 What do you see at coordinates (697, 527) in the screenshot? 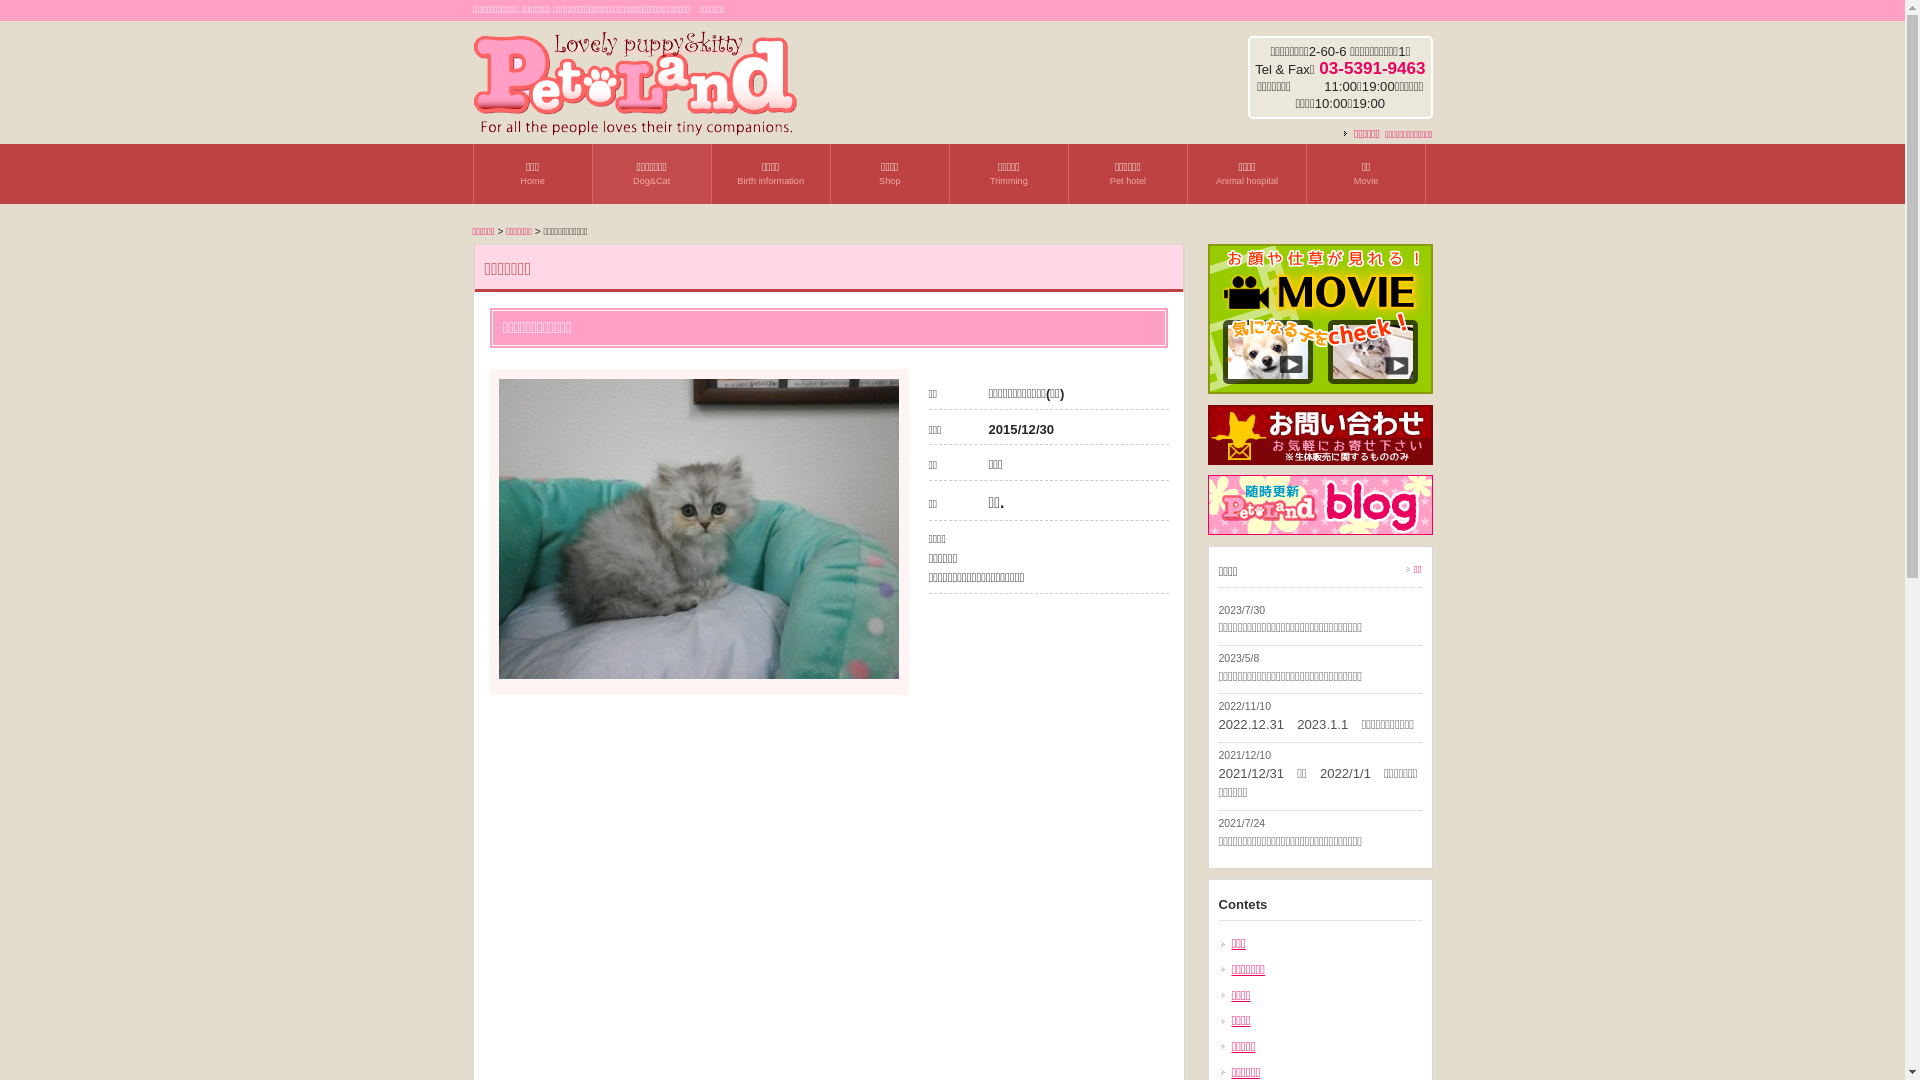
I see `'OLYMPUS DIGITAL CAMERA'` at bounding box center [697, 527].